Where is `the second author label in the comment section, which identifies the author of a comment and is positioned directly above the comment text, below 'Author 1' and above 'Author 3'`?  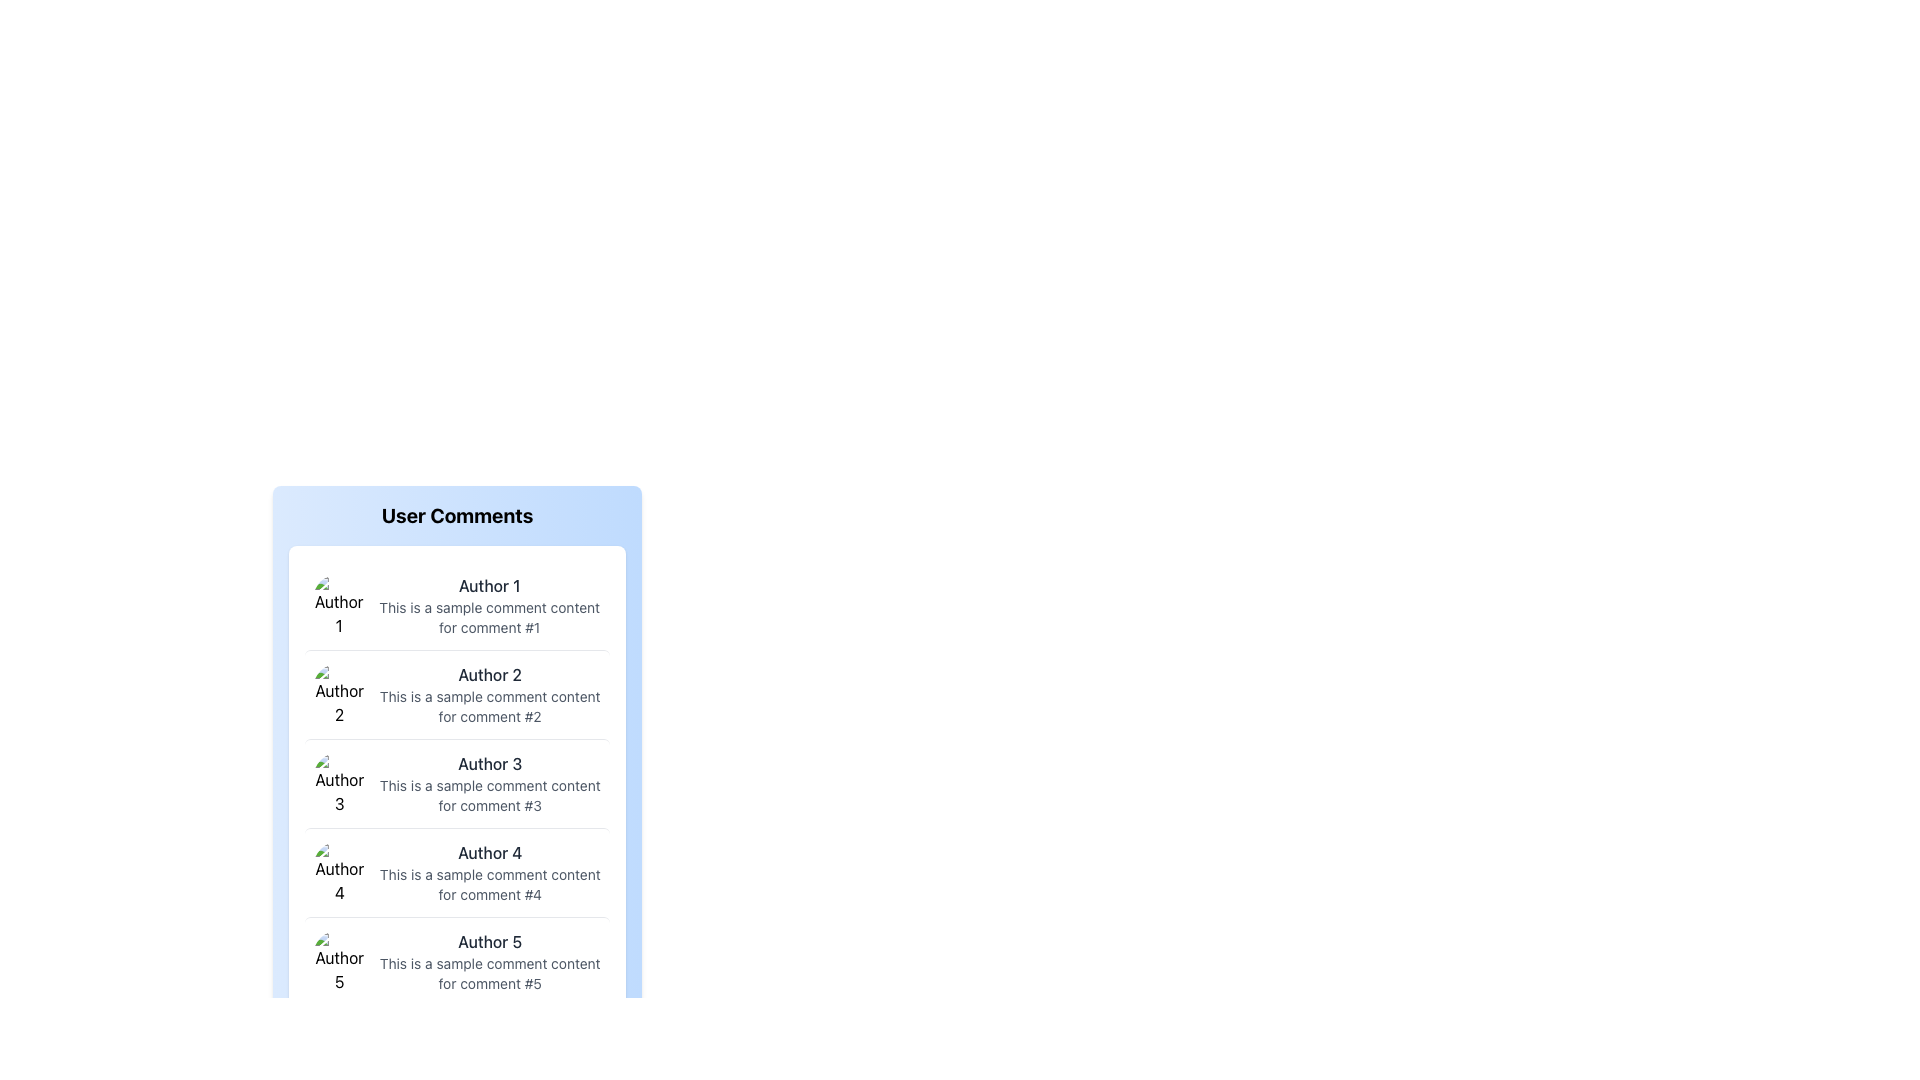
the second author label in the comment section, which identifies the author of a comment and is positioned directly above the comment text, below 'Author 1' and above 'Author 3' is located at coordinates (490, 675).